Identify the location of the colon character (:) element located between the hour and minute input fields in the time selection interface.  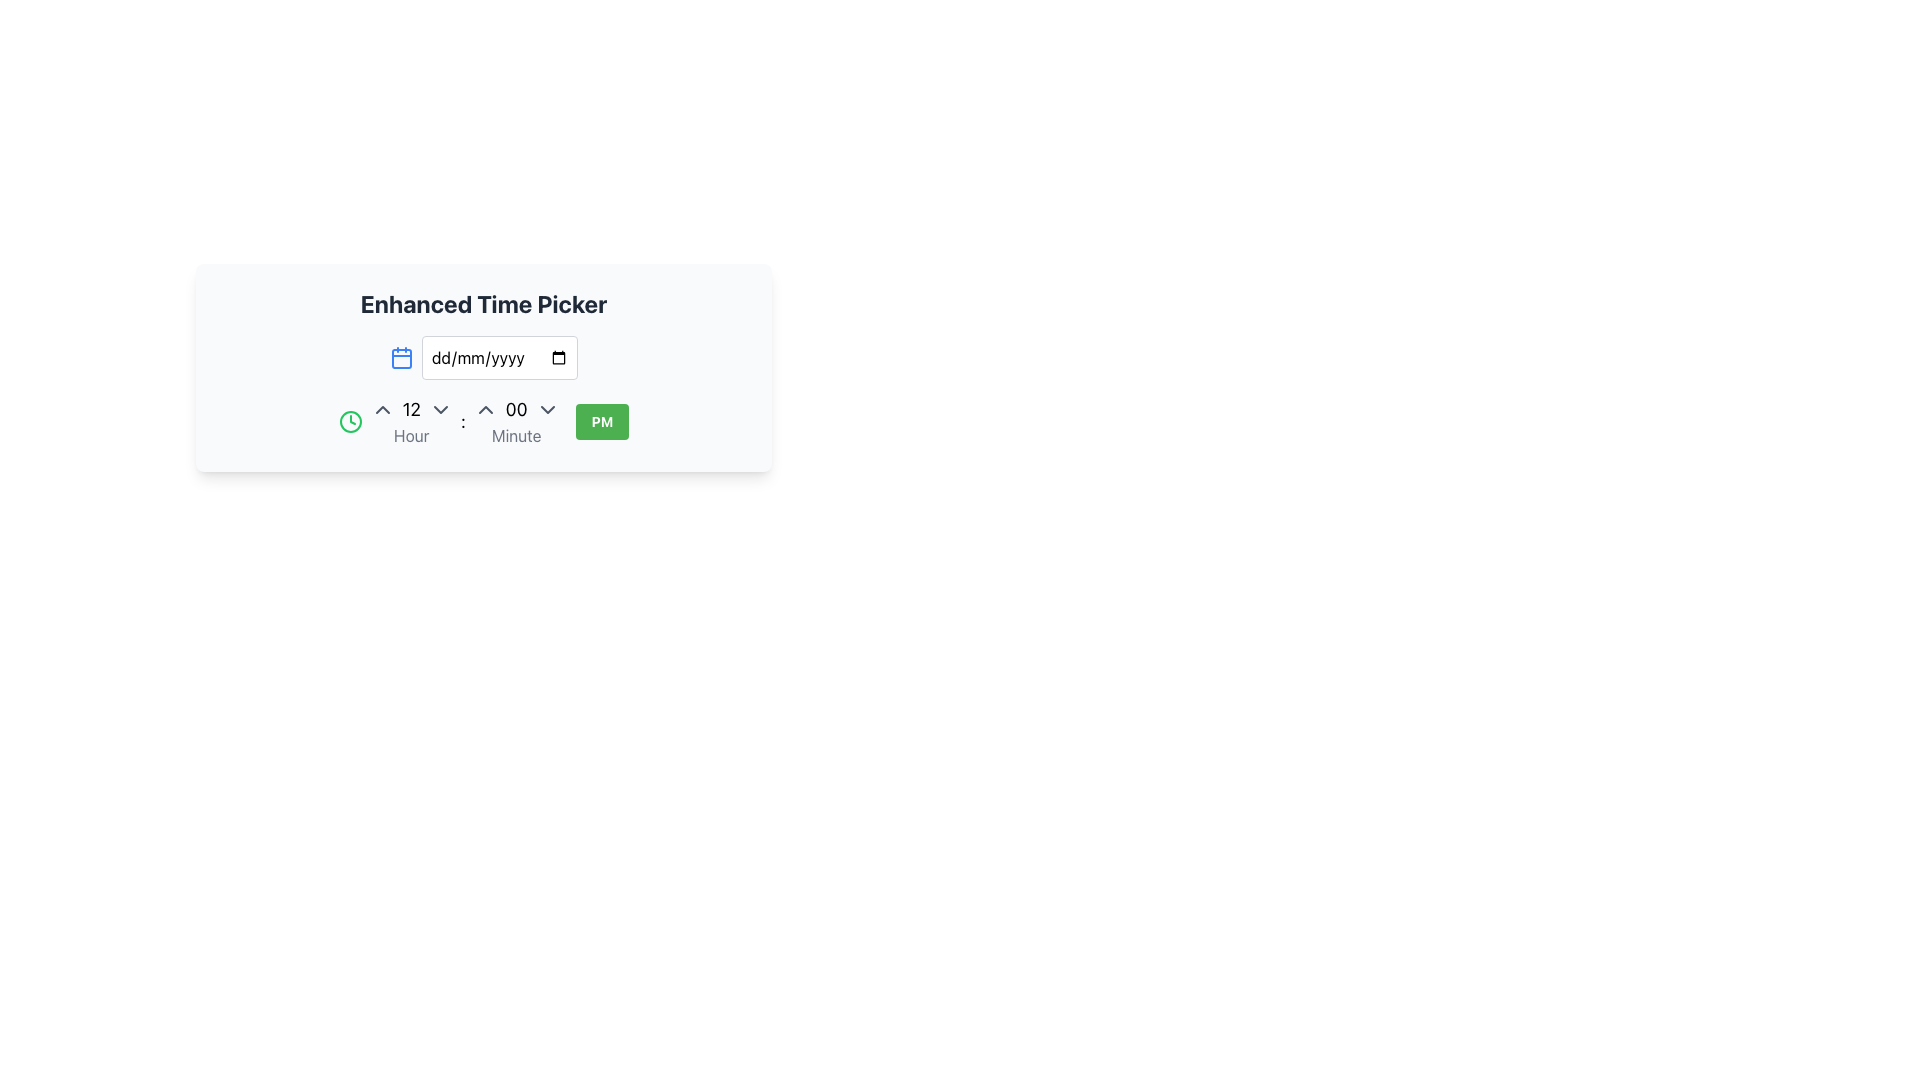
(462, 420).